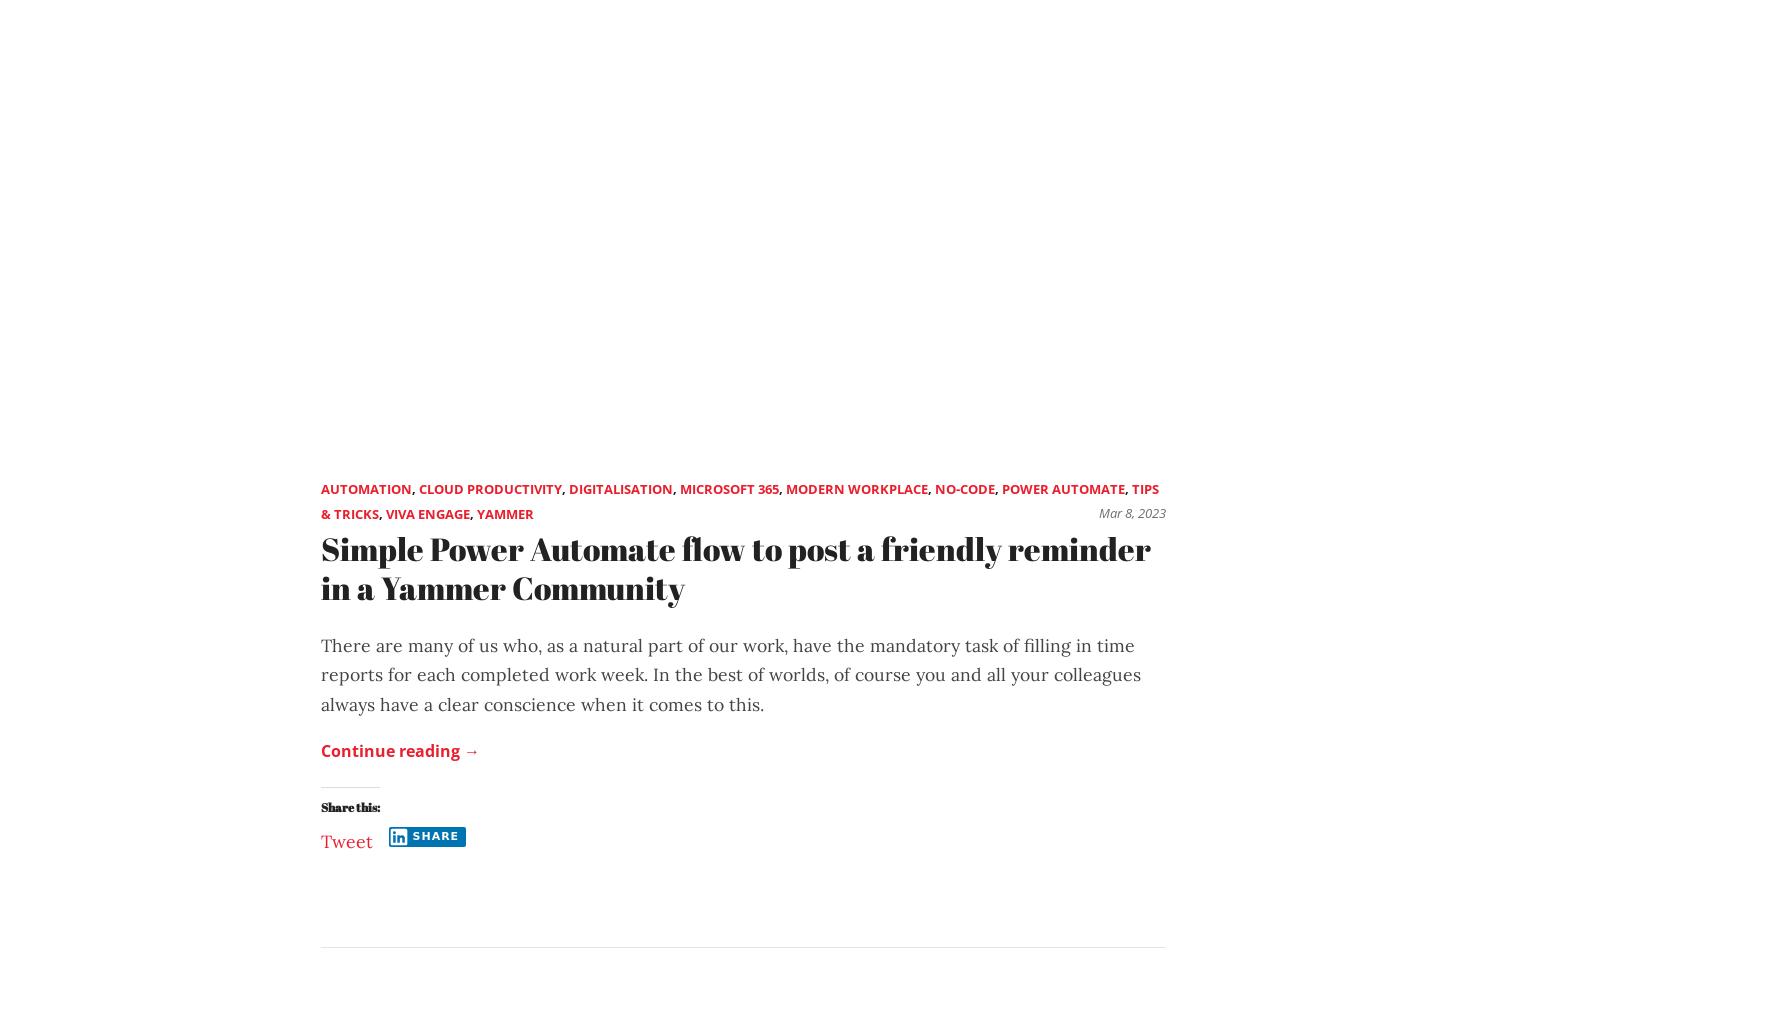 This screenshot has height=1028, width=1782. What do you see at coordinates (345, 839) in the screenshot?
I see `'Tweet'` at bounding box center [345, 839].